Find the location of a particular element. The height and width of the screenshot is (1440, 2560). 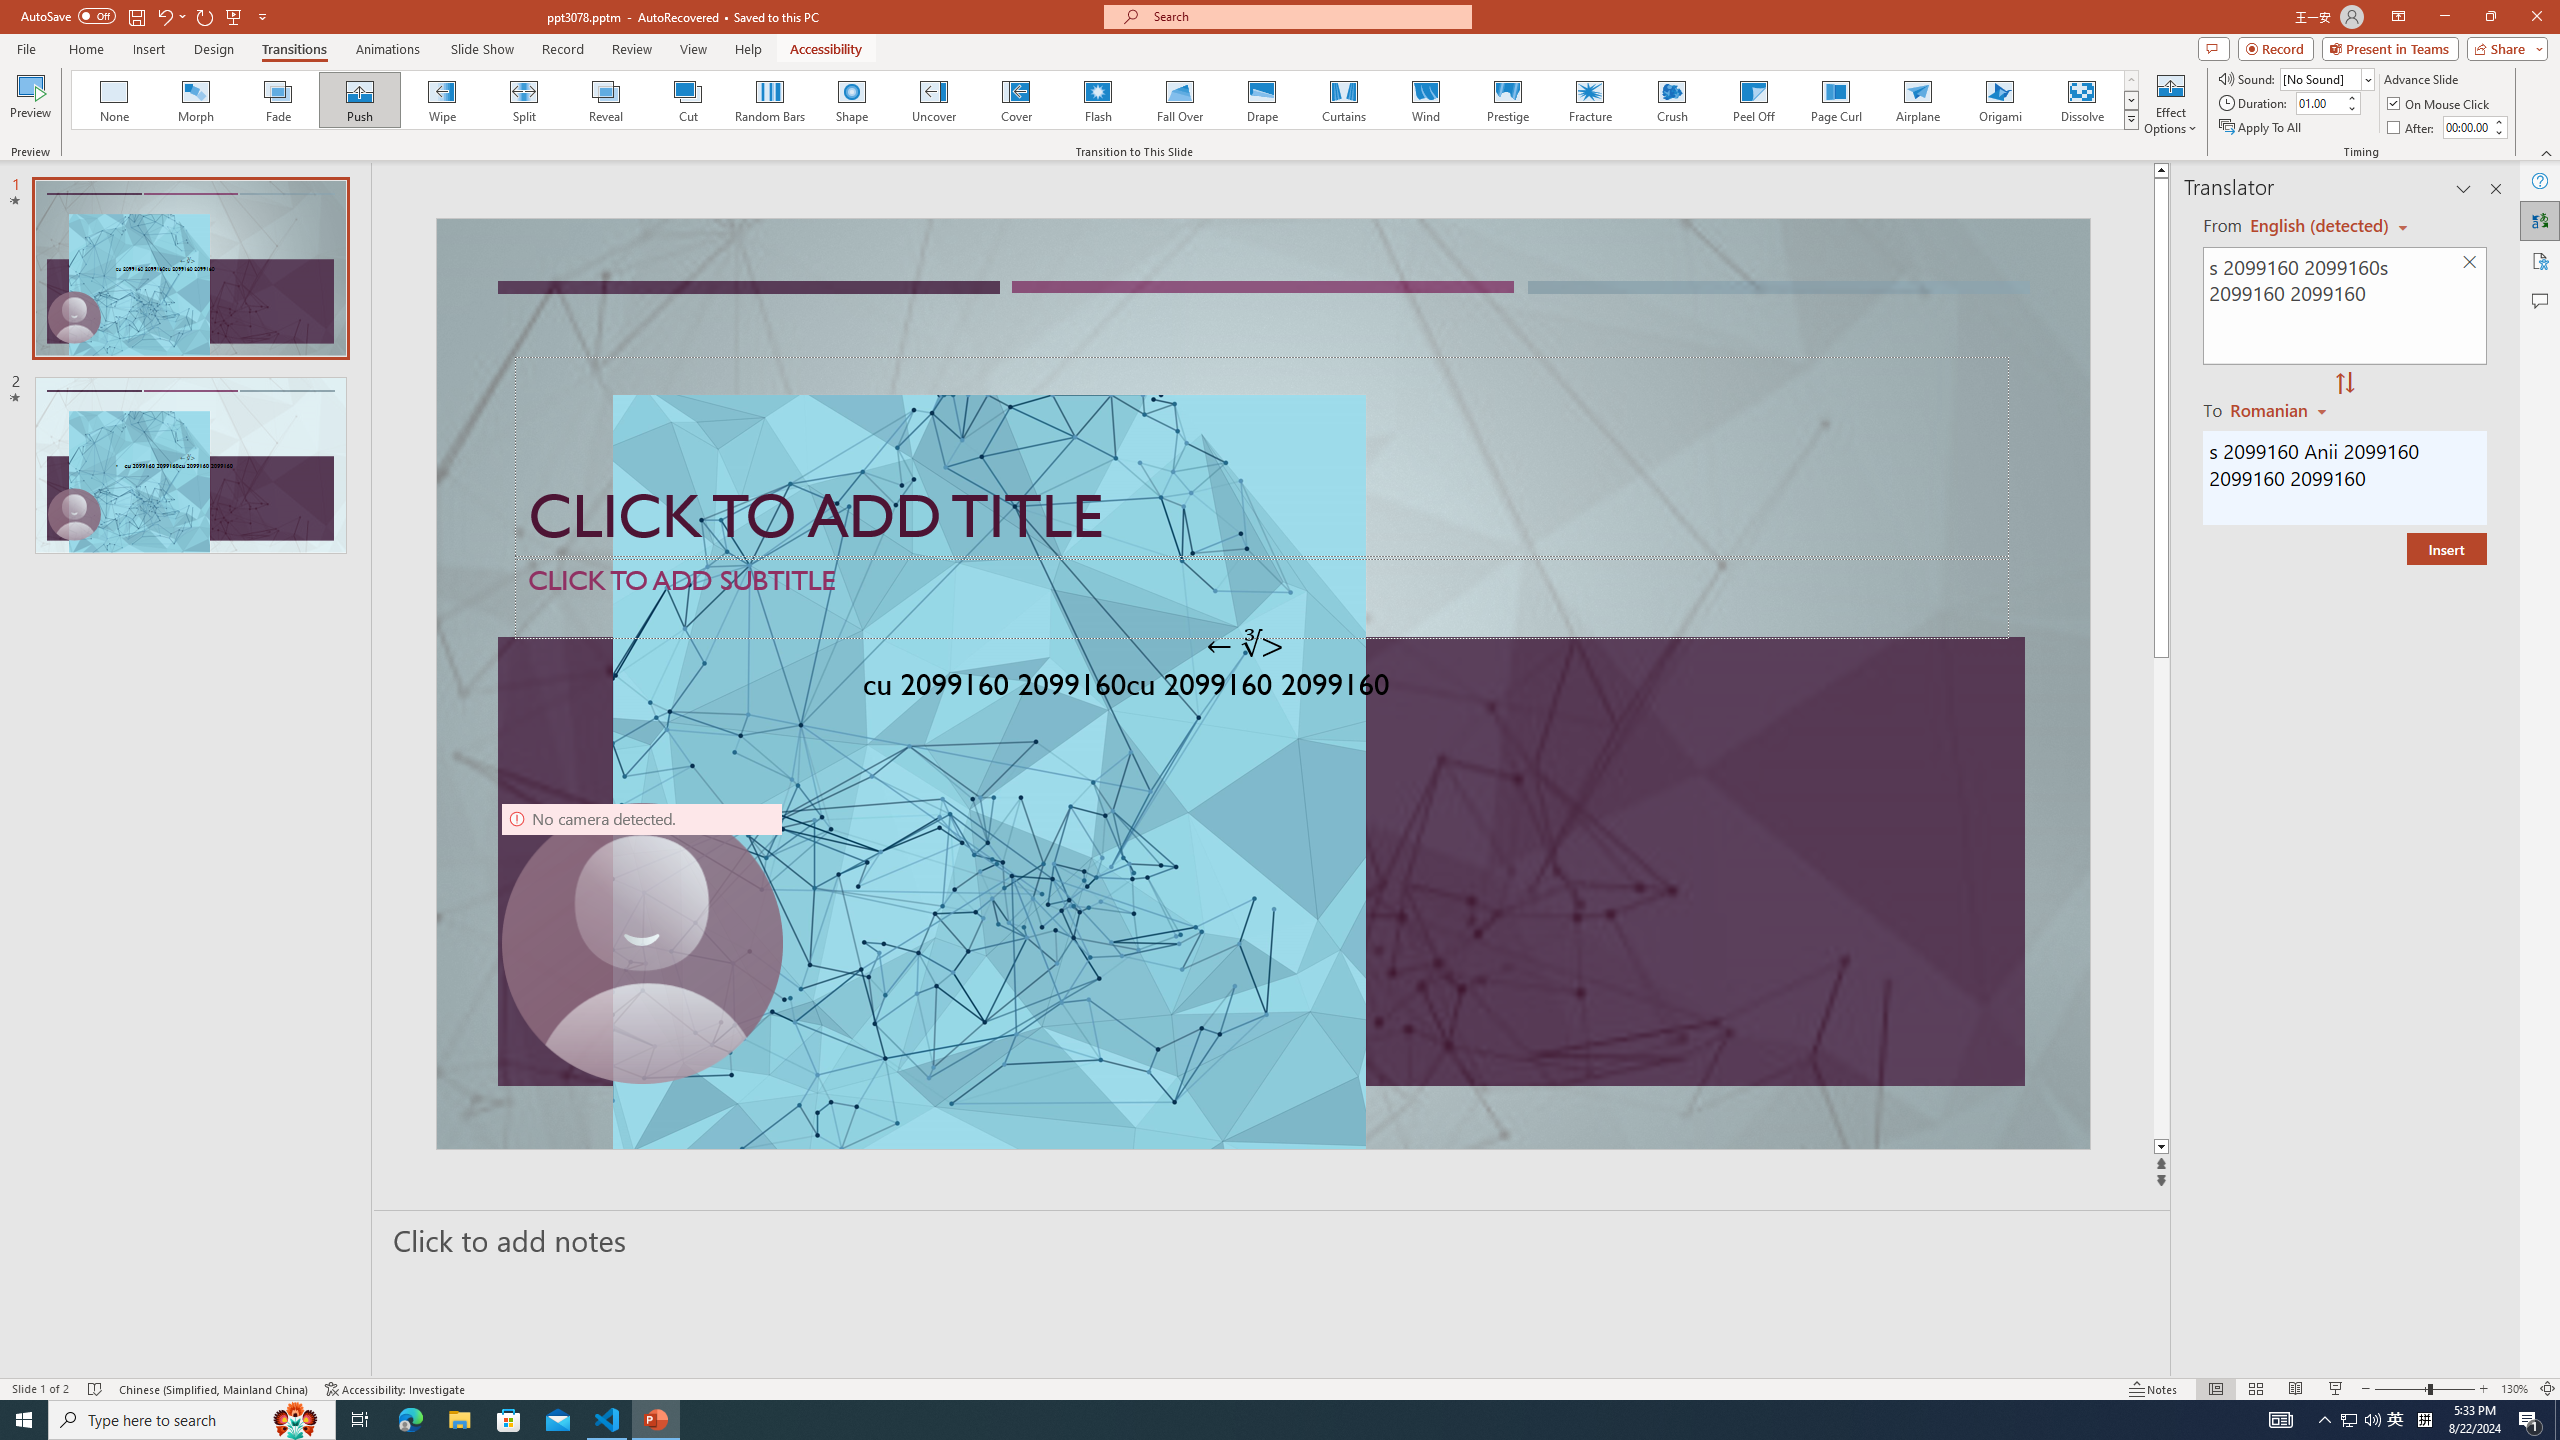

'AutomationID: AnimationTransitionGallery' is located at coordinates (1104, 99).